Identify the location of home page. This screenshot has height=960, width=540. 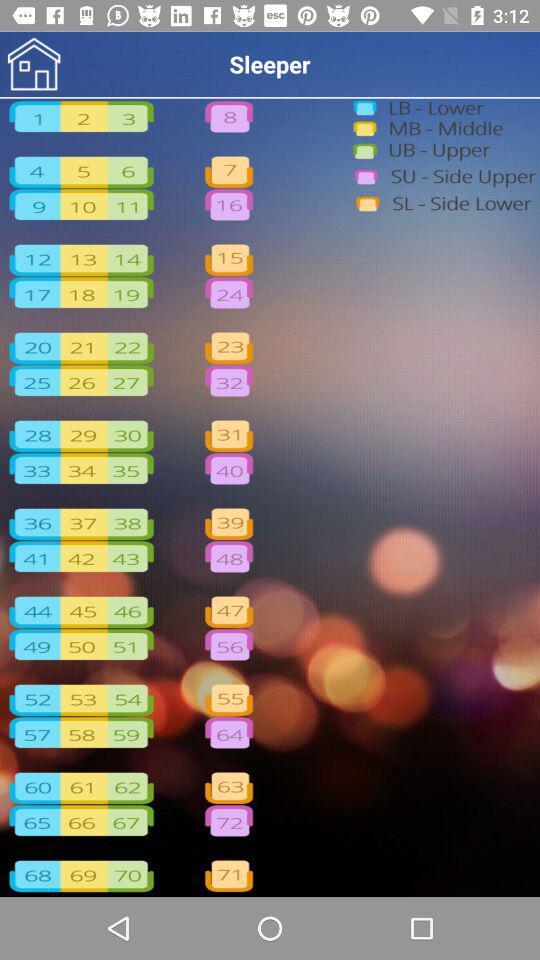
(33, 64).